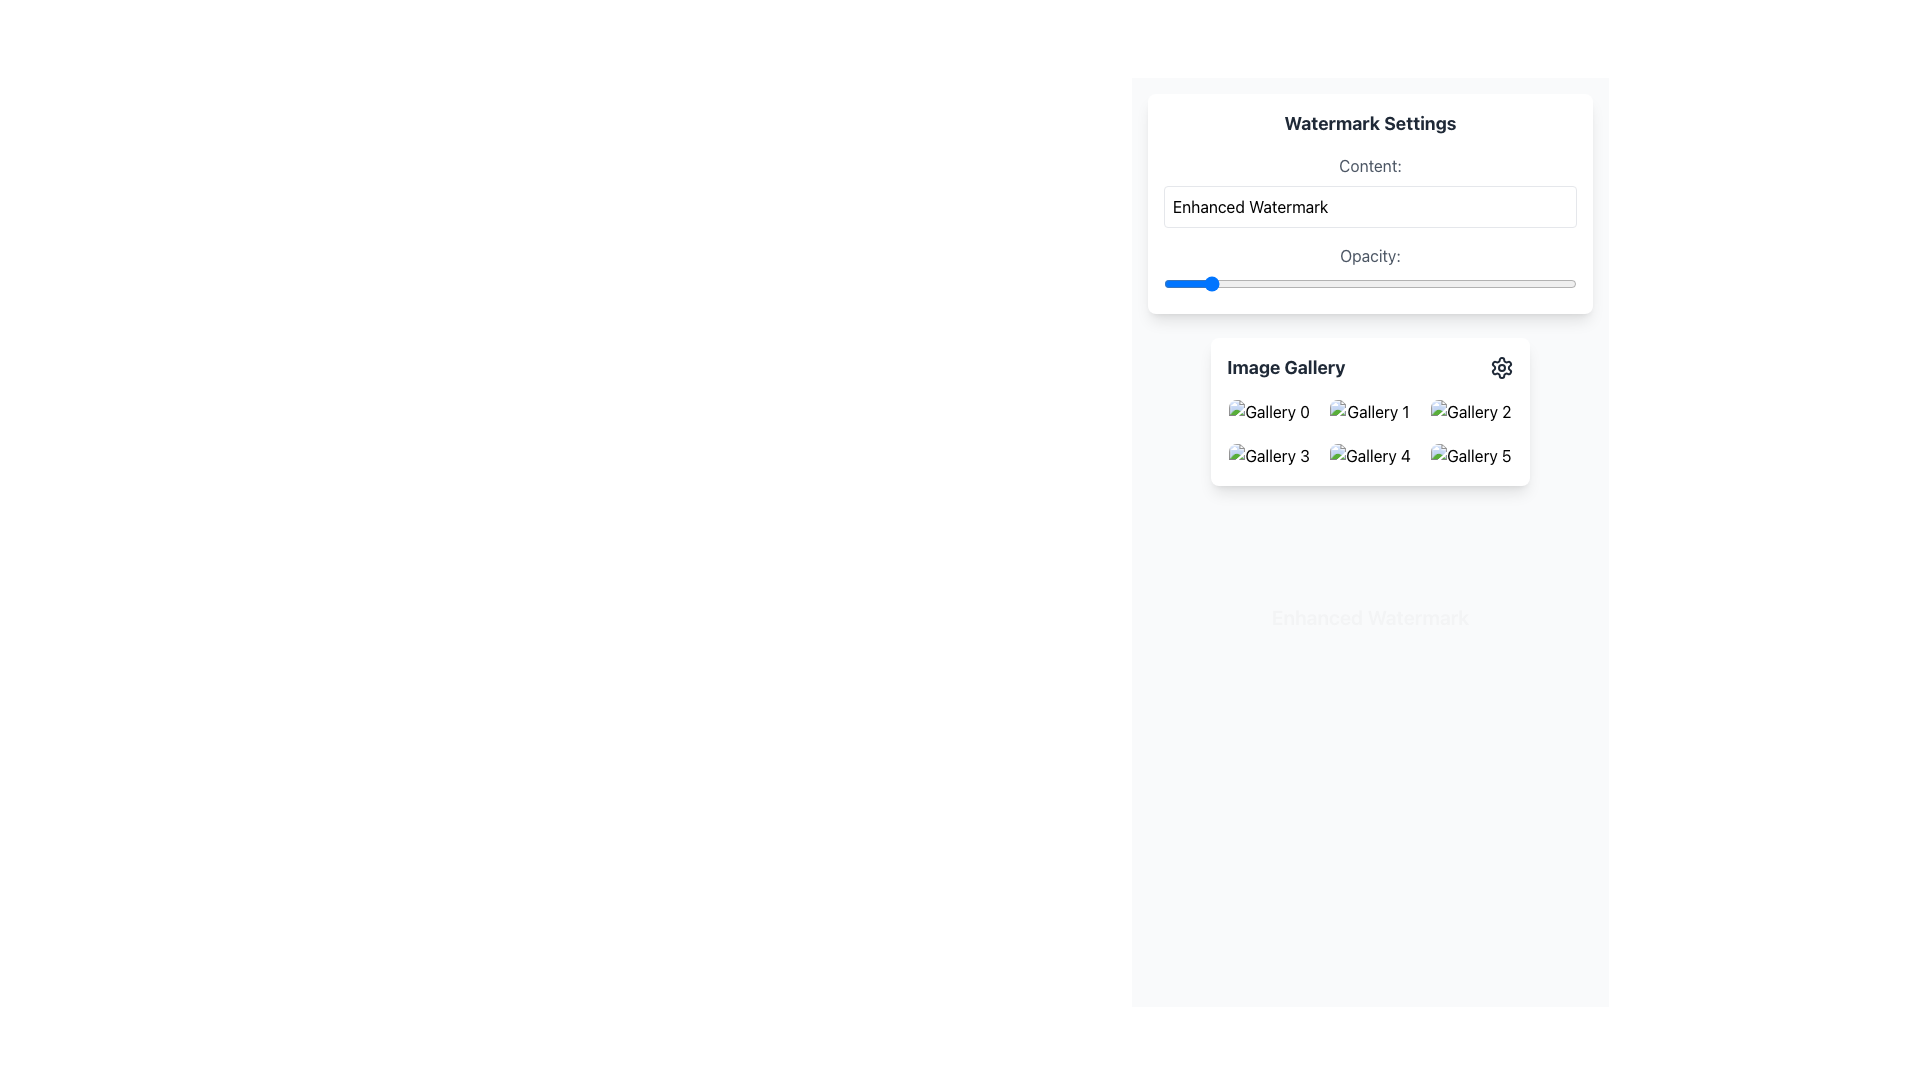 This screenshot has height=1080, width=1920. I want to click on the first item in the second row of the three-column grid layout in the 'Image Gallery' section, so click(1268, 455).